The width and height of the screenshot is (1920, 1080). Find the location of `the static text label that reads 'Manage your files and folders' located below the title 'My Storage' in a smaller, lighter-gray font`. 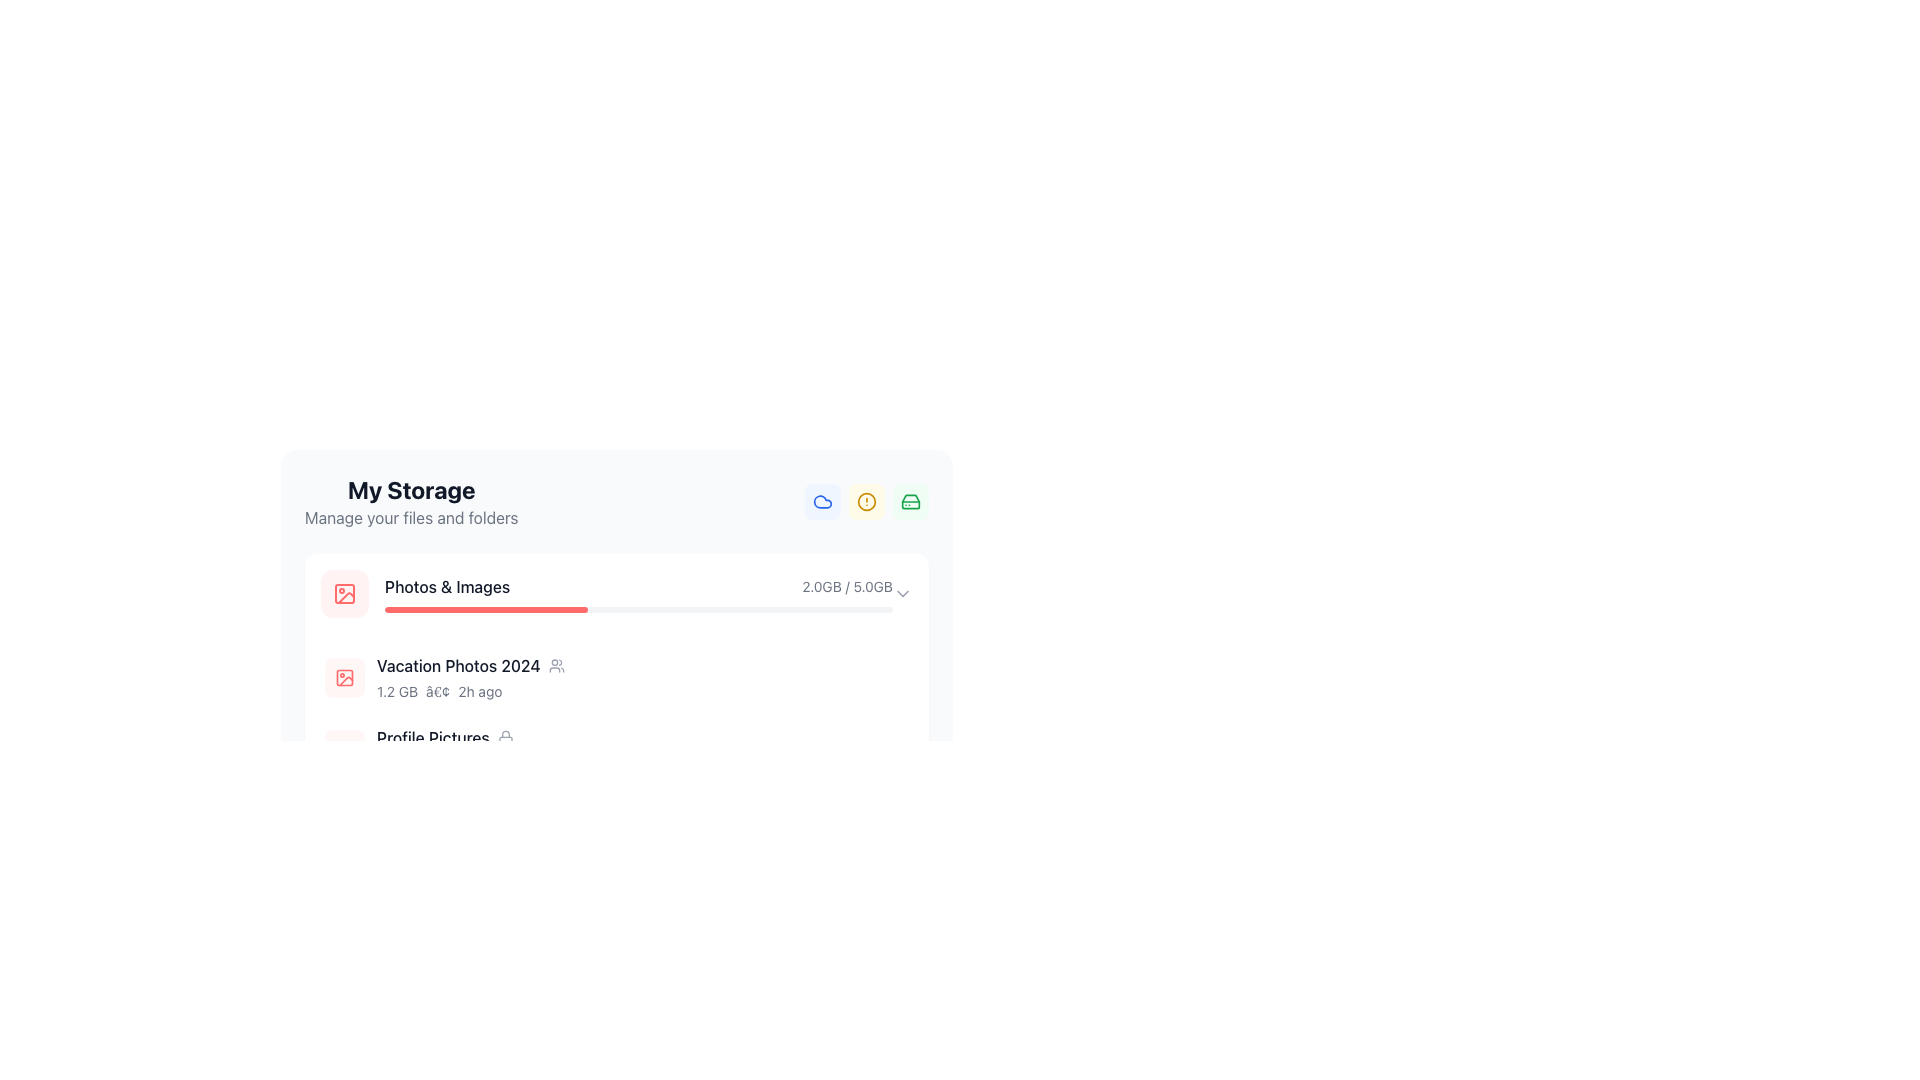

the static text label that reads 'Manage your files and folders' located below the title 'My Storage' in a smaller, lighter-gray font is located at coordinates (410, 516).